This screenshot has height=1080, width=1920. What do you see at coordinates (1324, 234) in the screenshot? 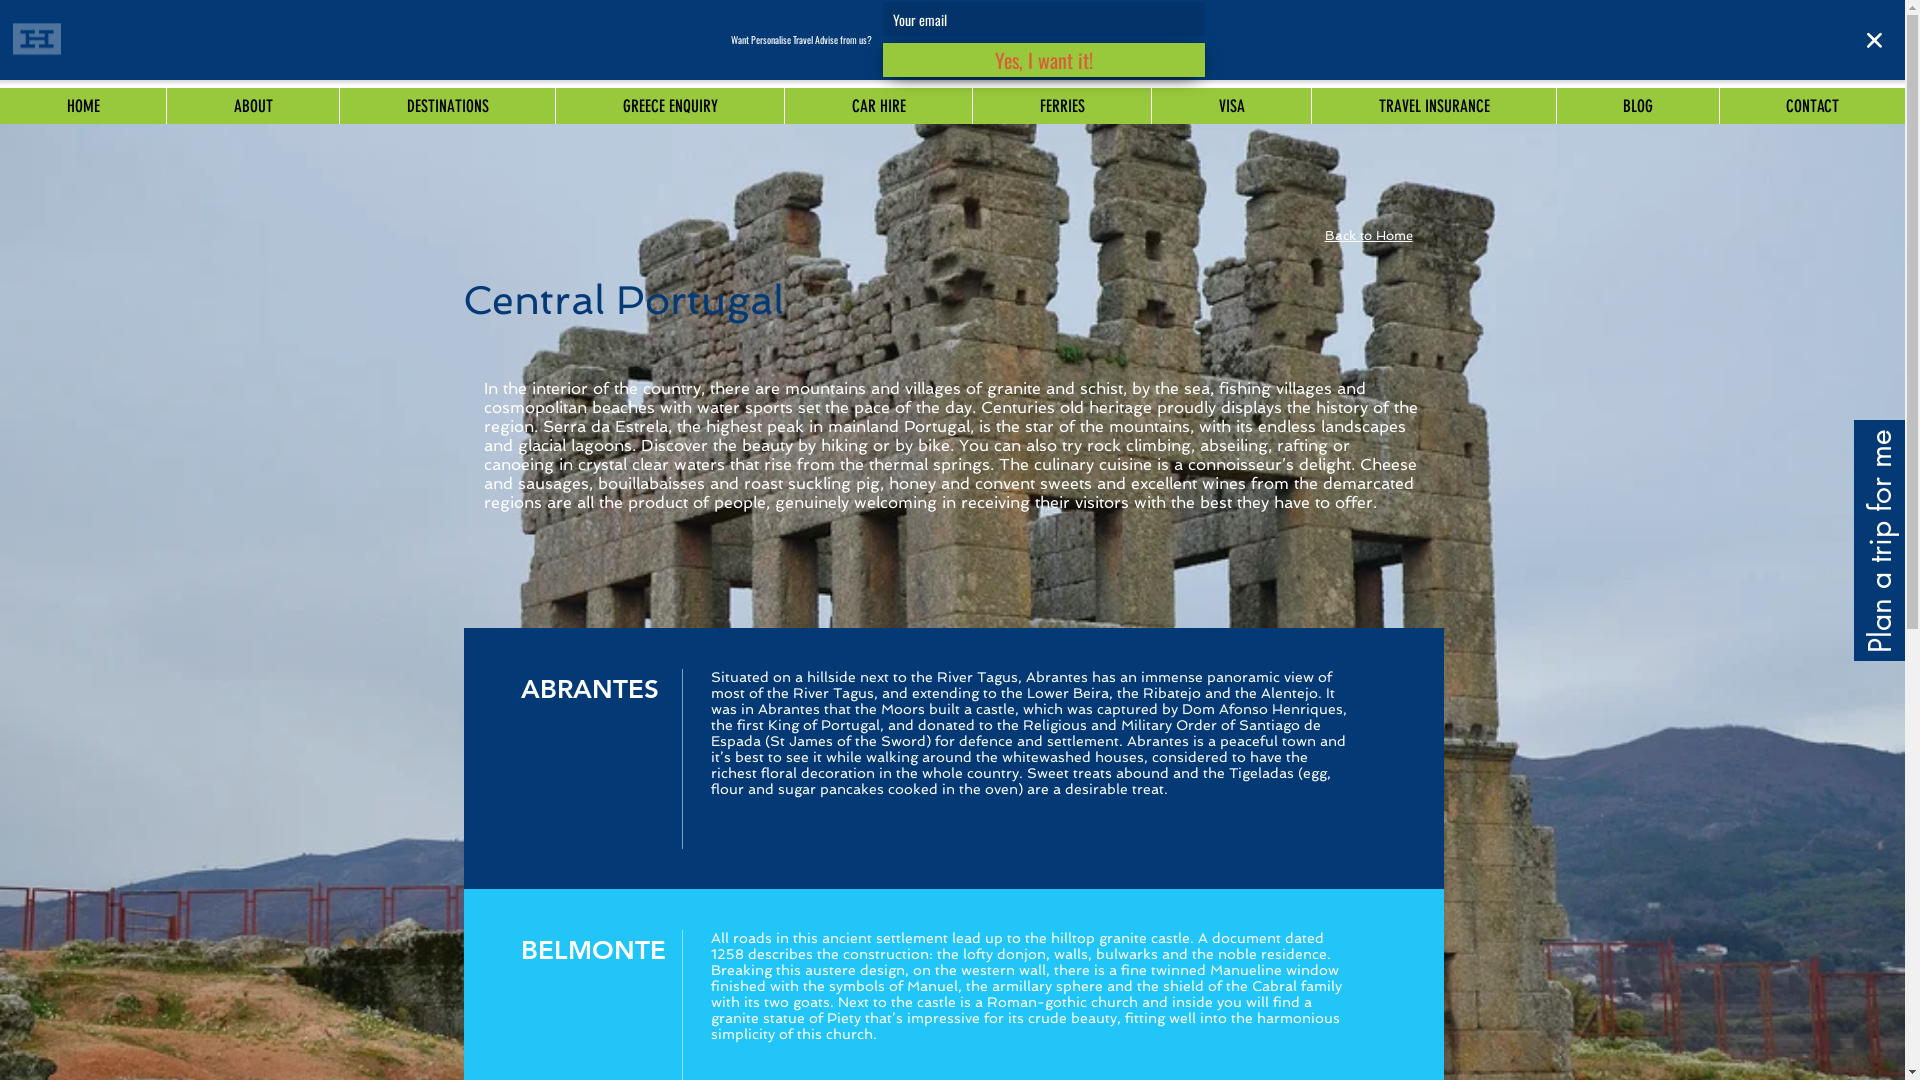
I see `'Back to Home'` at bounding box center [1324, 234].